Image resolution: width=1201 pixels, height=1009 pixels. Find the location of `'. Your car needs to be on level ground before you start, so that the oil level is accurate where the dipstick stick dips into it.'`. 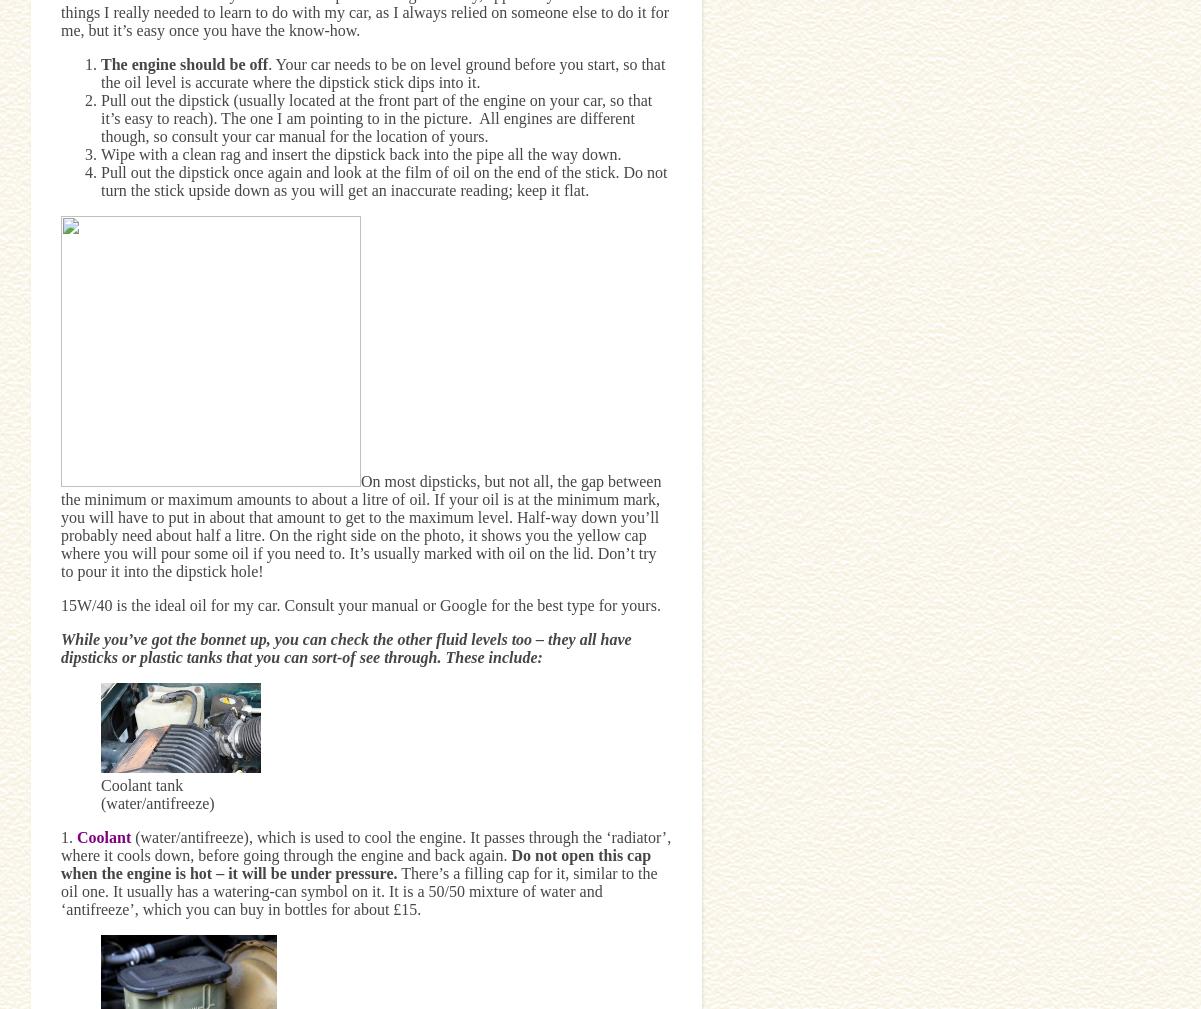

'. Your car needs to be on level ground before you start, so that the oil level is accurate where the dipstick stick dips into it.' is located at coordinates (381, 71).